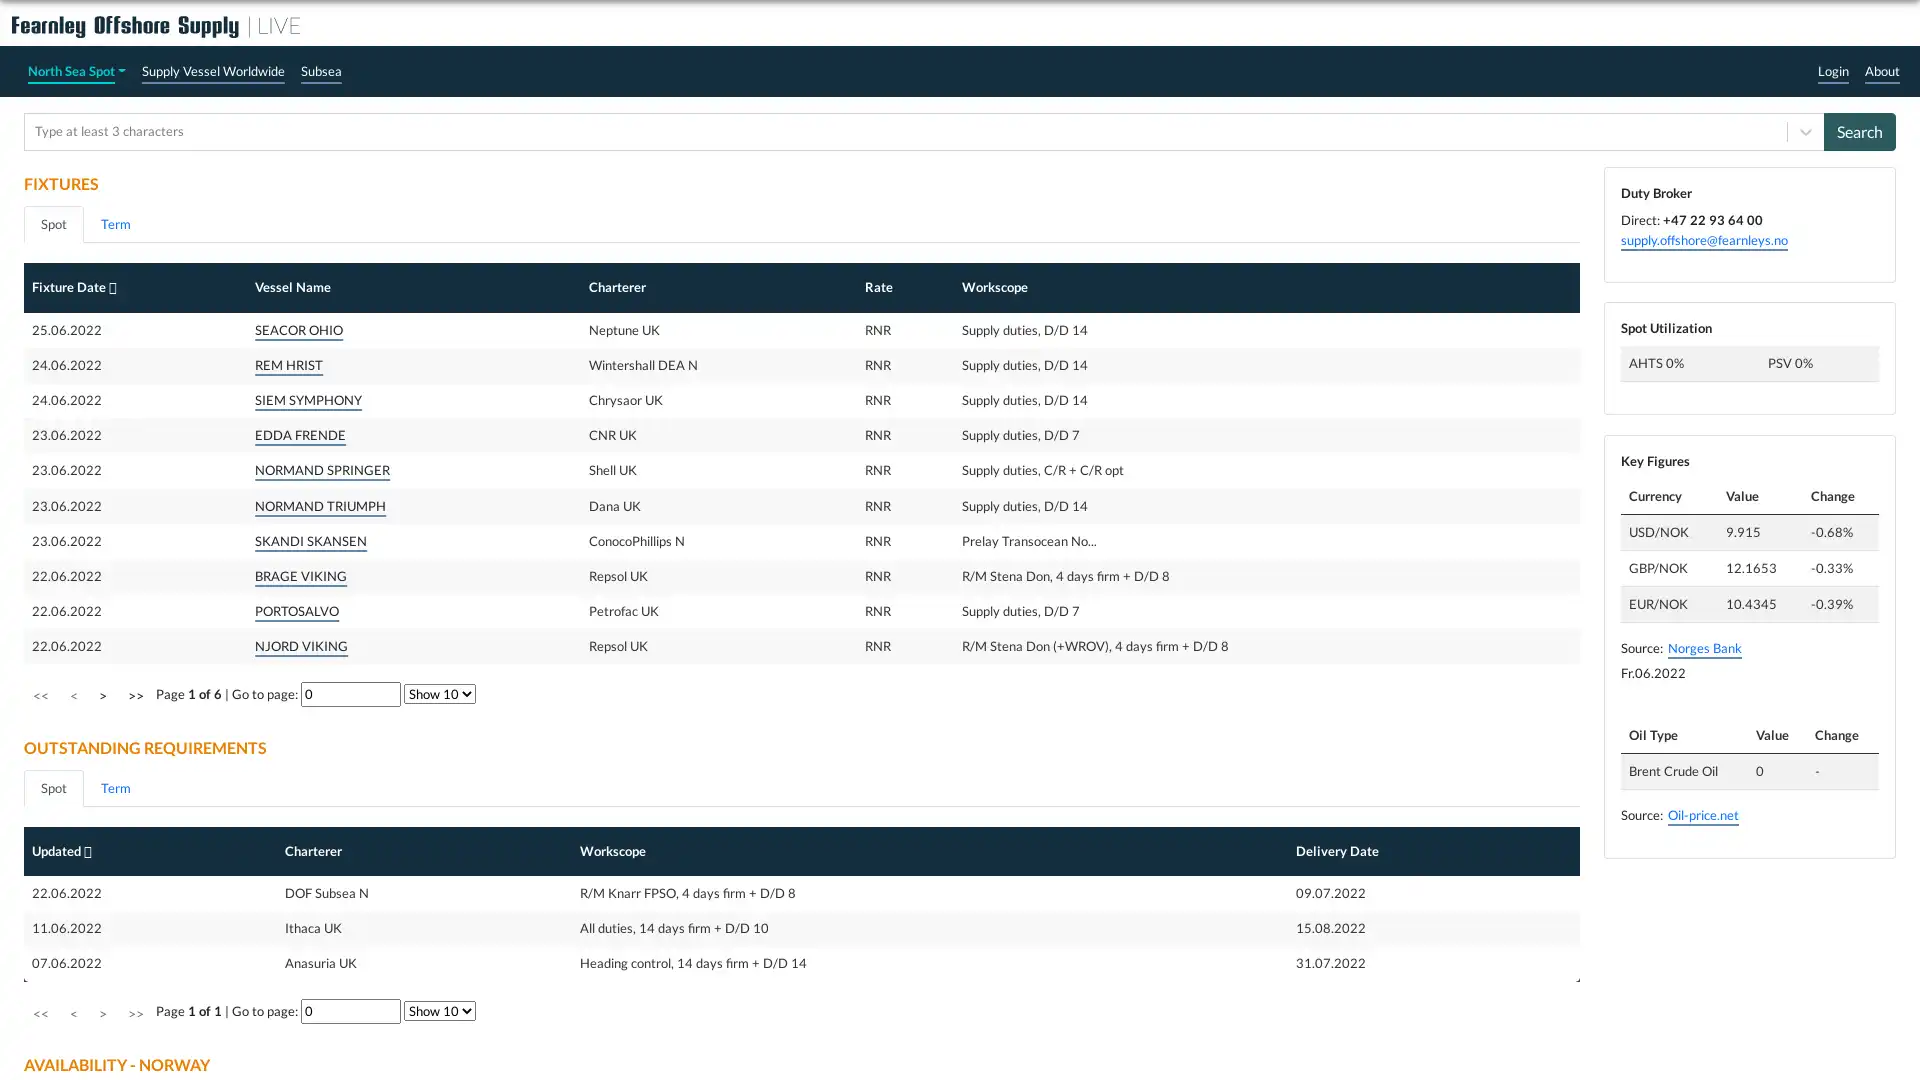 The height and width of the screenshot is (1080, 1920). I want to click on <, so click(73, 694).